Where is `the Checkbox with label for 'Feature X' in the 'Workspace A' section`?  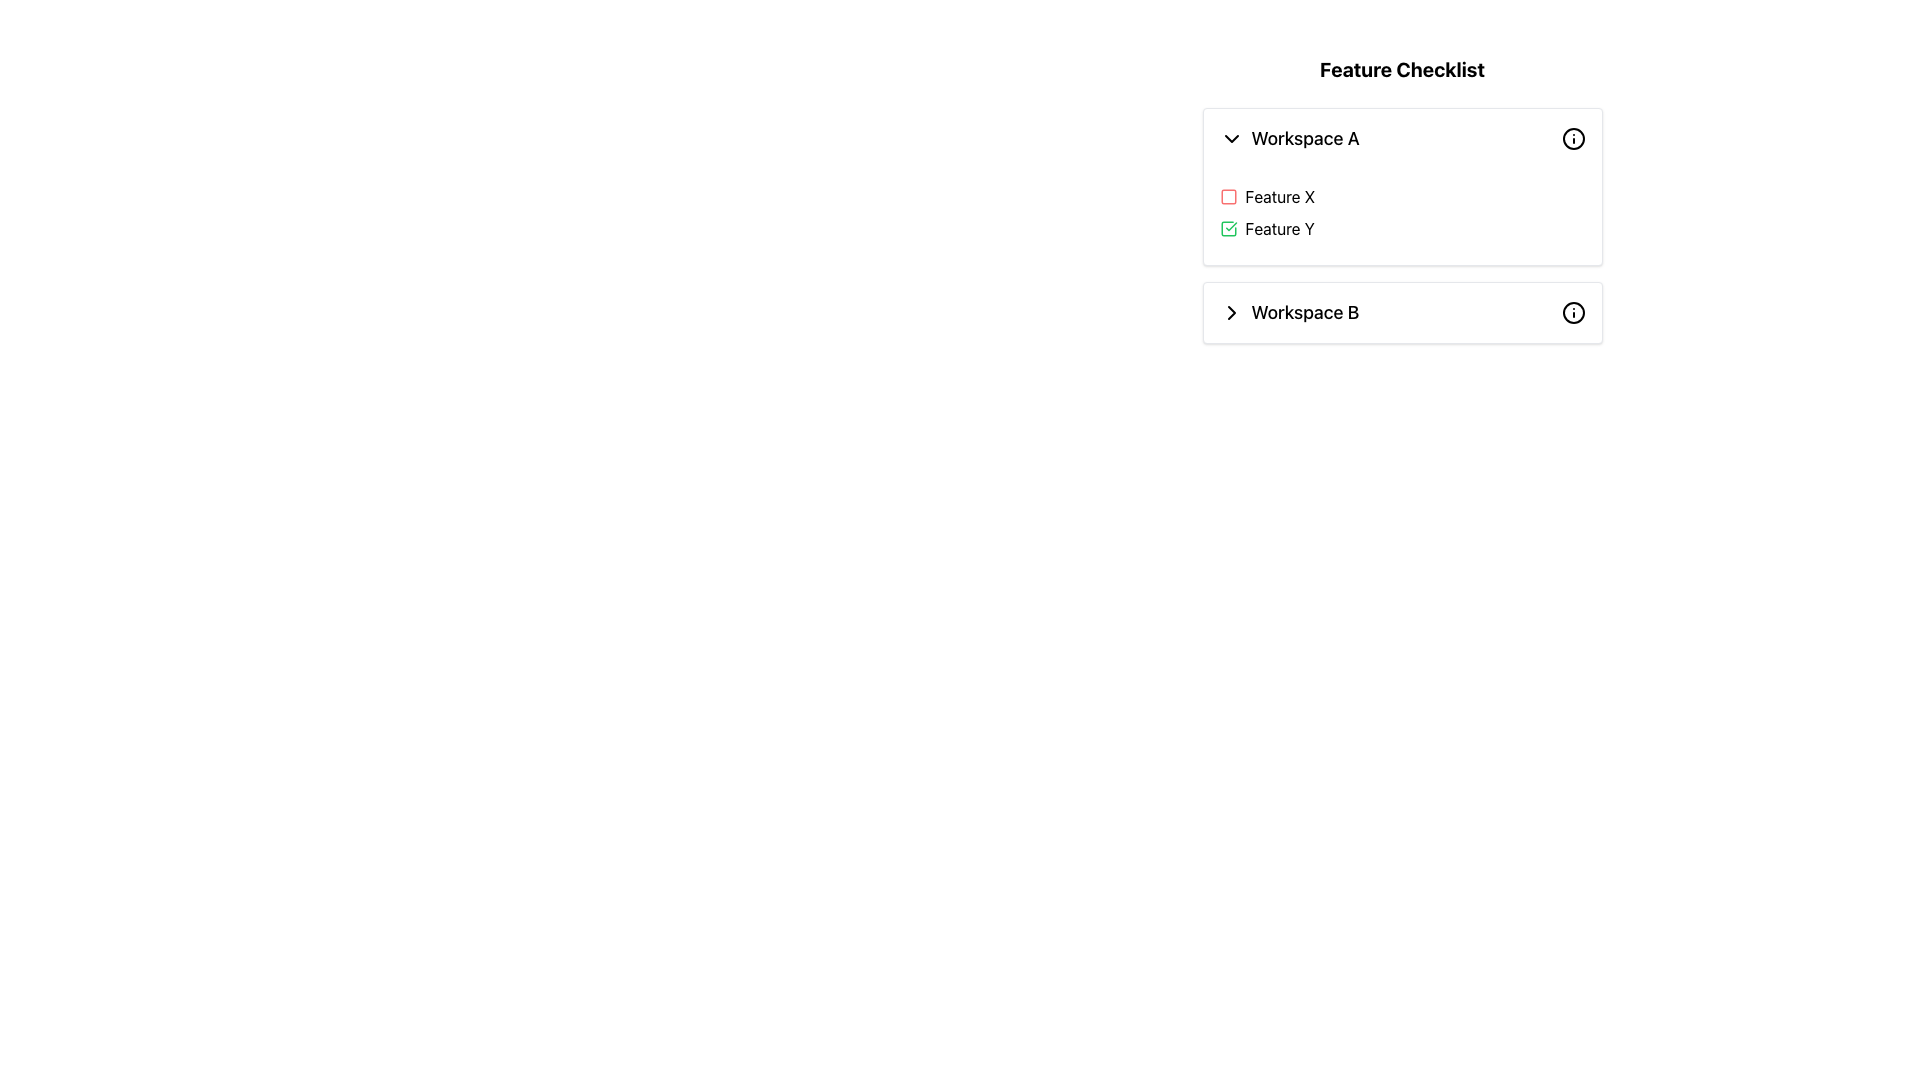
the Checkbox with label for 'Feature X' in the 'Workspace A' section is located at coordinates (1266, 196).